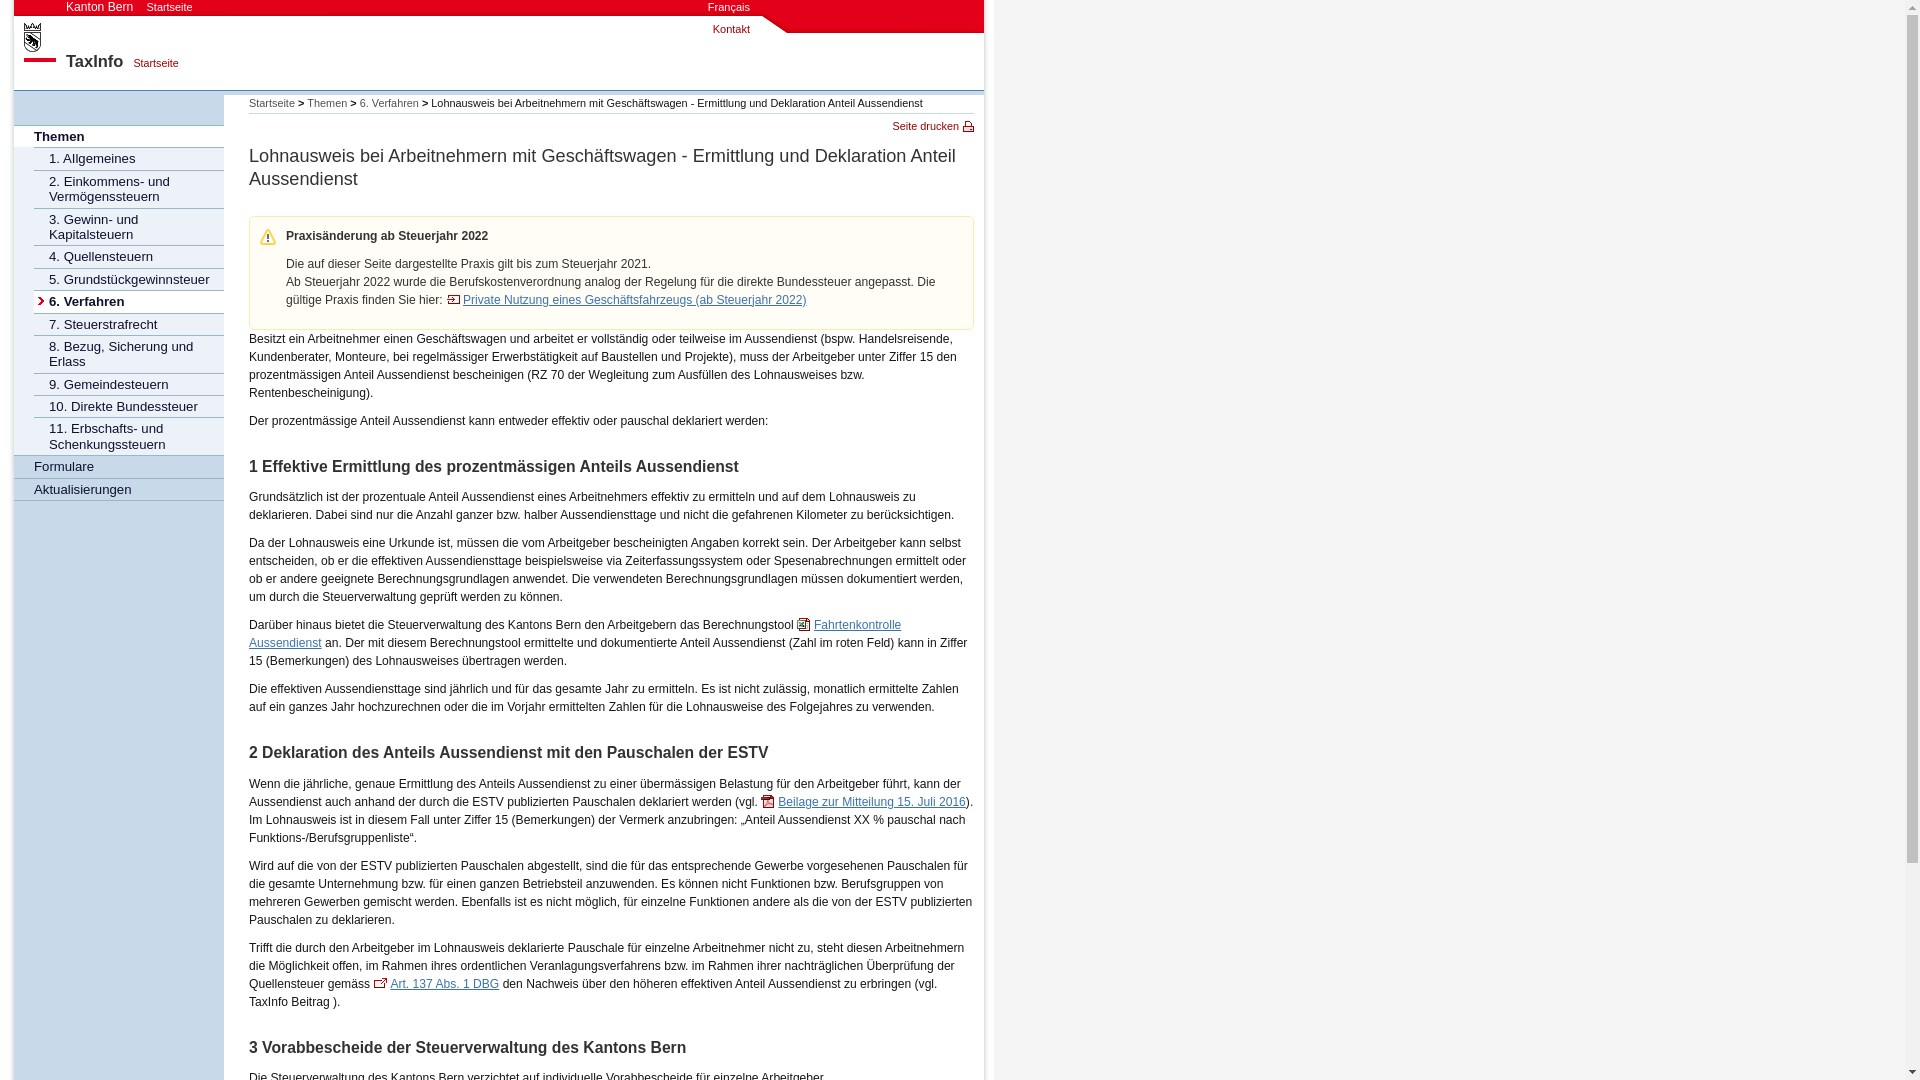 The width and height of the screenshot is (1920, 1080). Describe the element at coordinates (931, 126) in the screenshot. I see `'Seite drucken'` at that location.